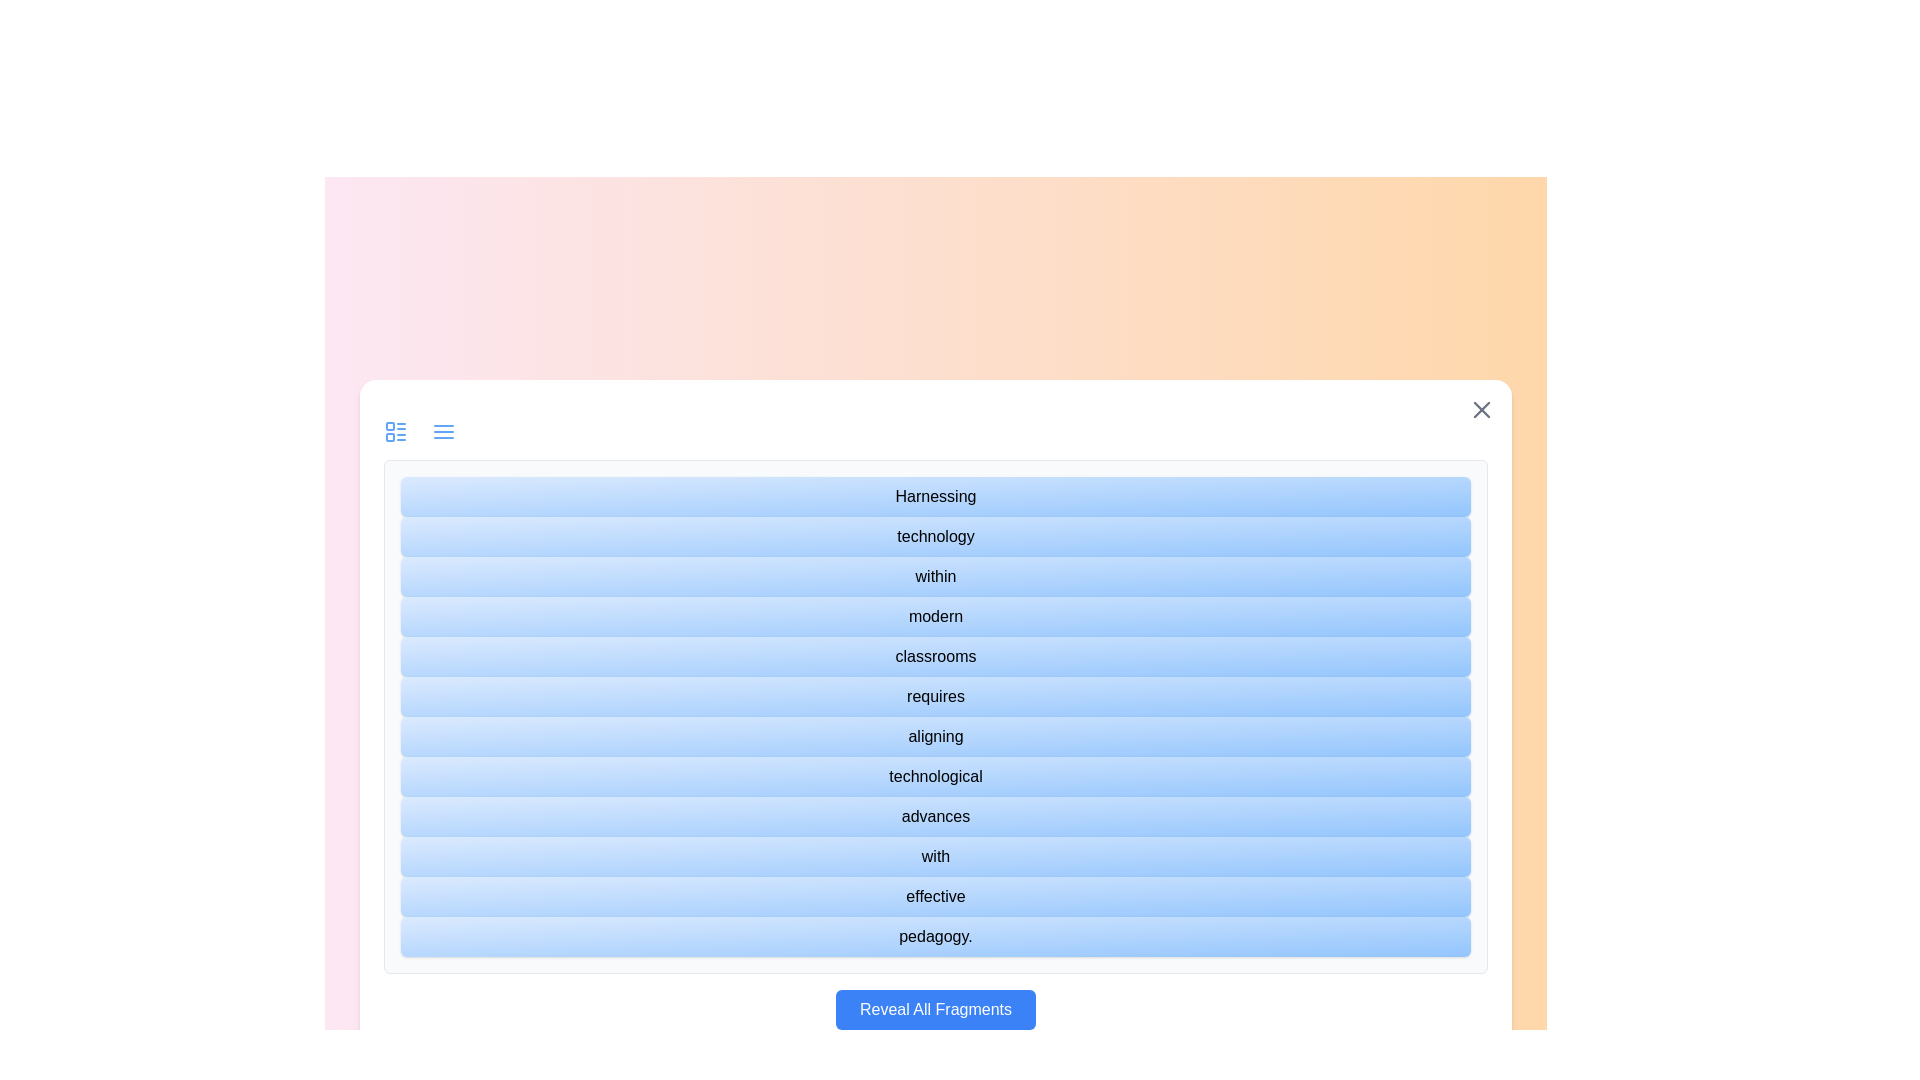 The height and width of the screenshot is (1080, 1920). I want to click on close button to hide the component, so click(1482, 408).